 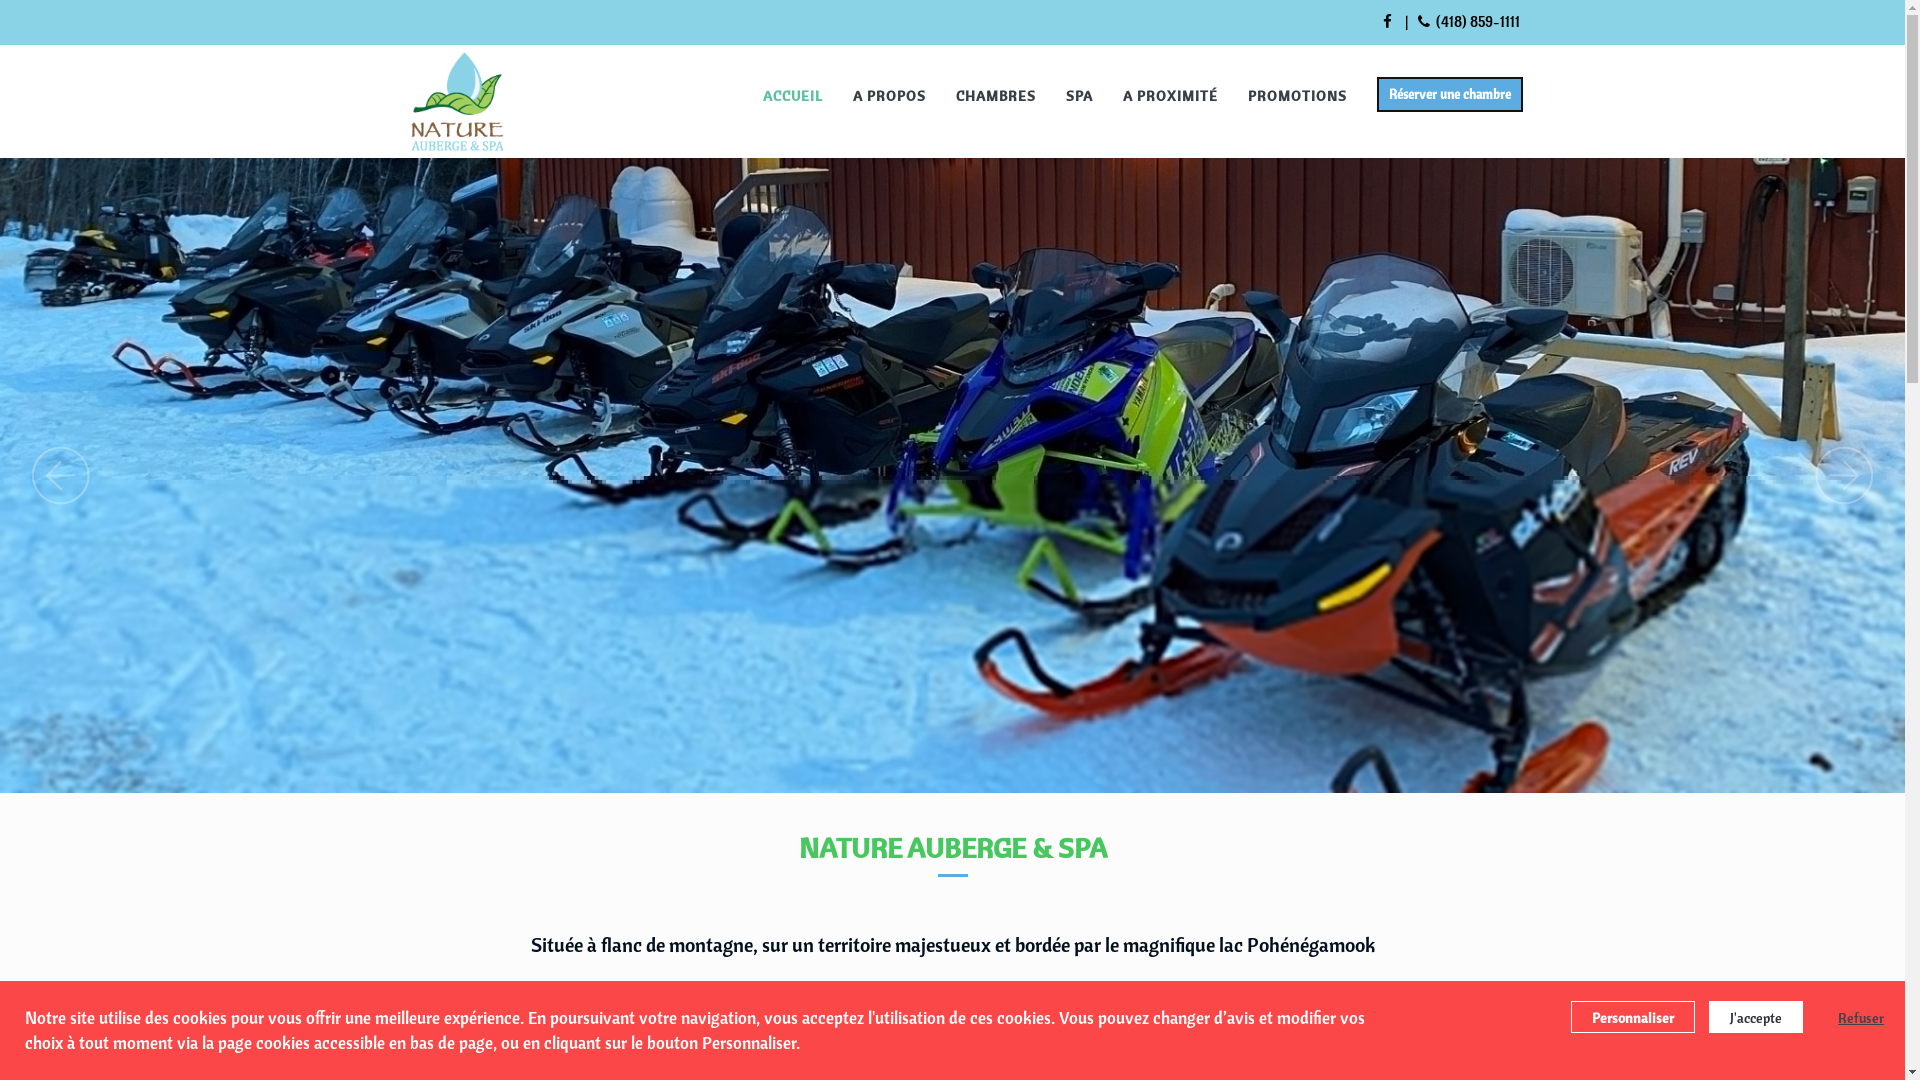 What do you see at coordinates (747, 95) in the screenshot?
I see `'ACCUEIL'` at bounding box center [747, 95].